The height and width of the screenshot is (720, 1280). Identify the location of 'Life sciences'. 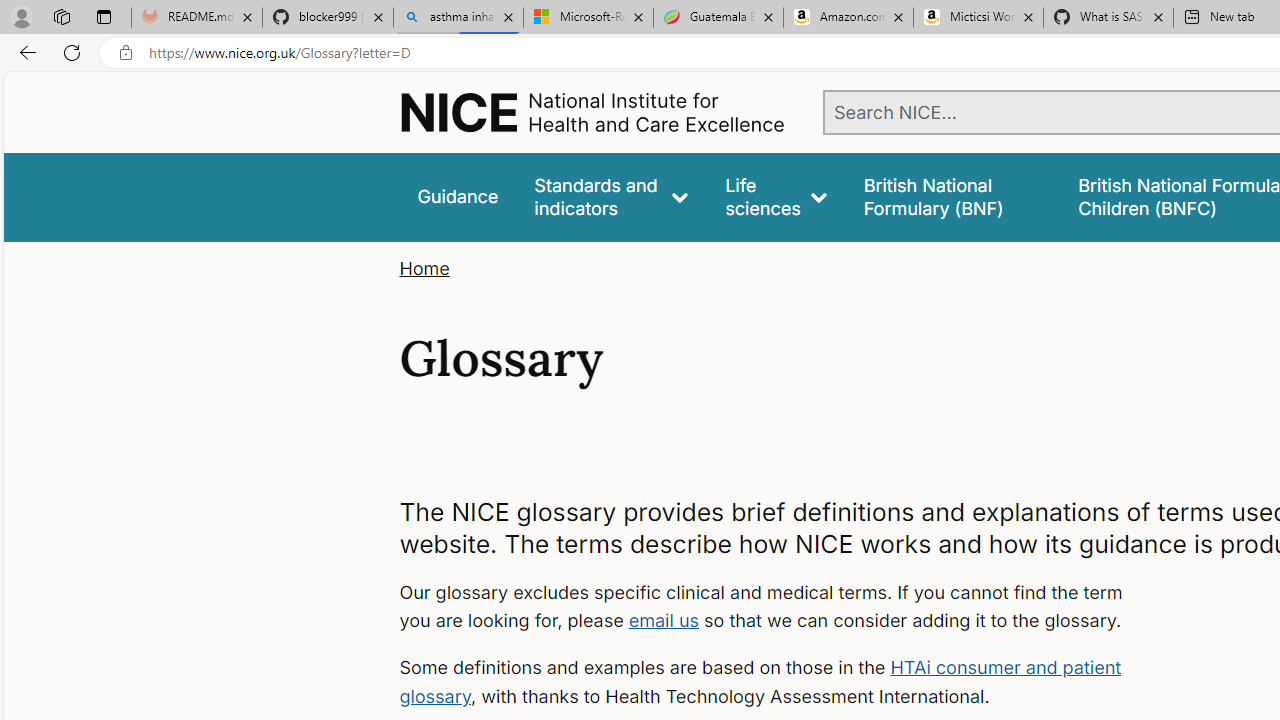
(775, 197).